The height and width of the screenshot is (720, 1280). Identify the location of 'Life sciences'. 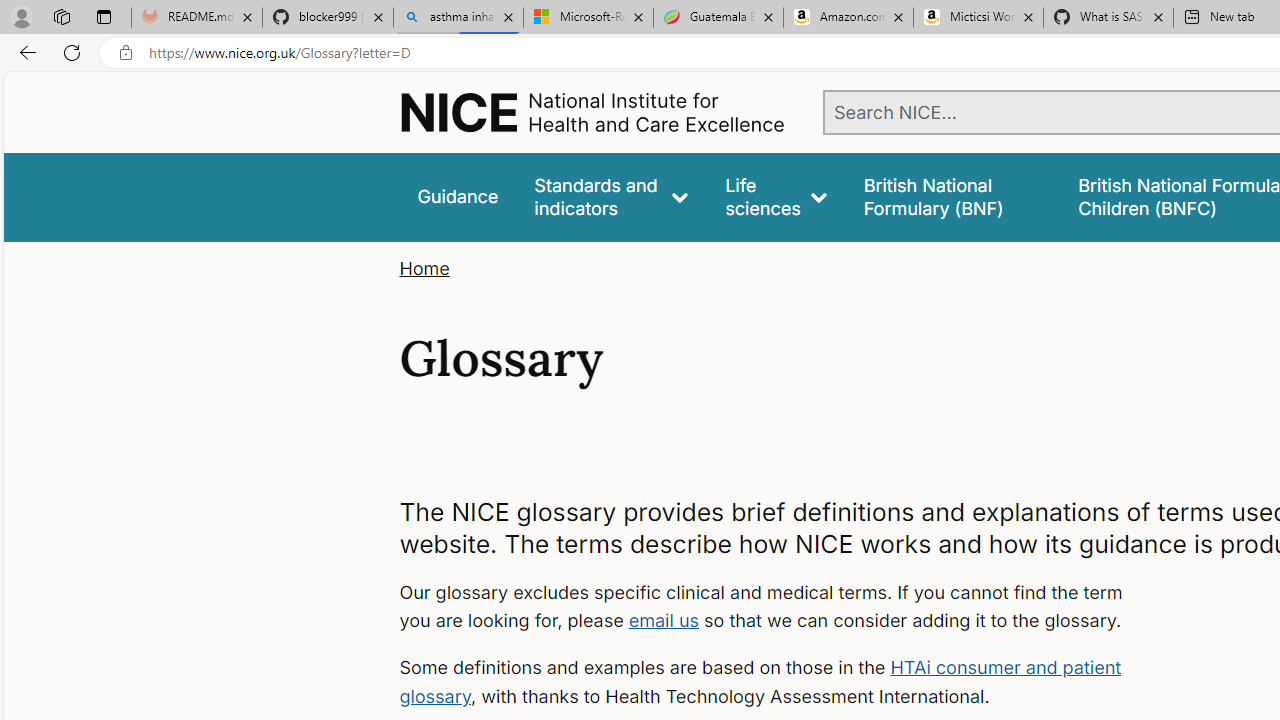
(775, 197).